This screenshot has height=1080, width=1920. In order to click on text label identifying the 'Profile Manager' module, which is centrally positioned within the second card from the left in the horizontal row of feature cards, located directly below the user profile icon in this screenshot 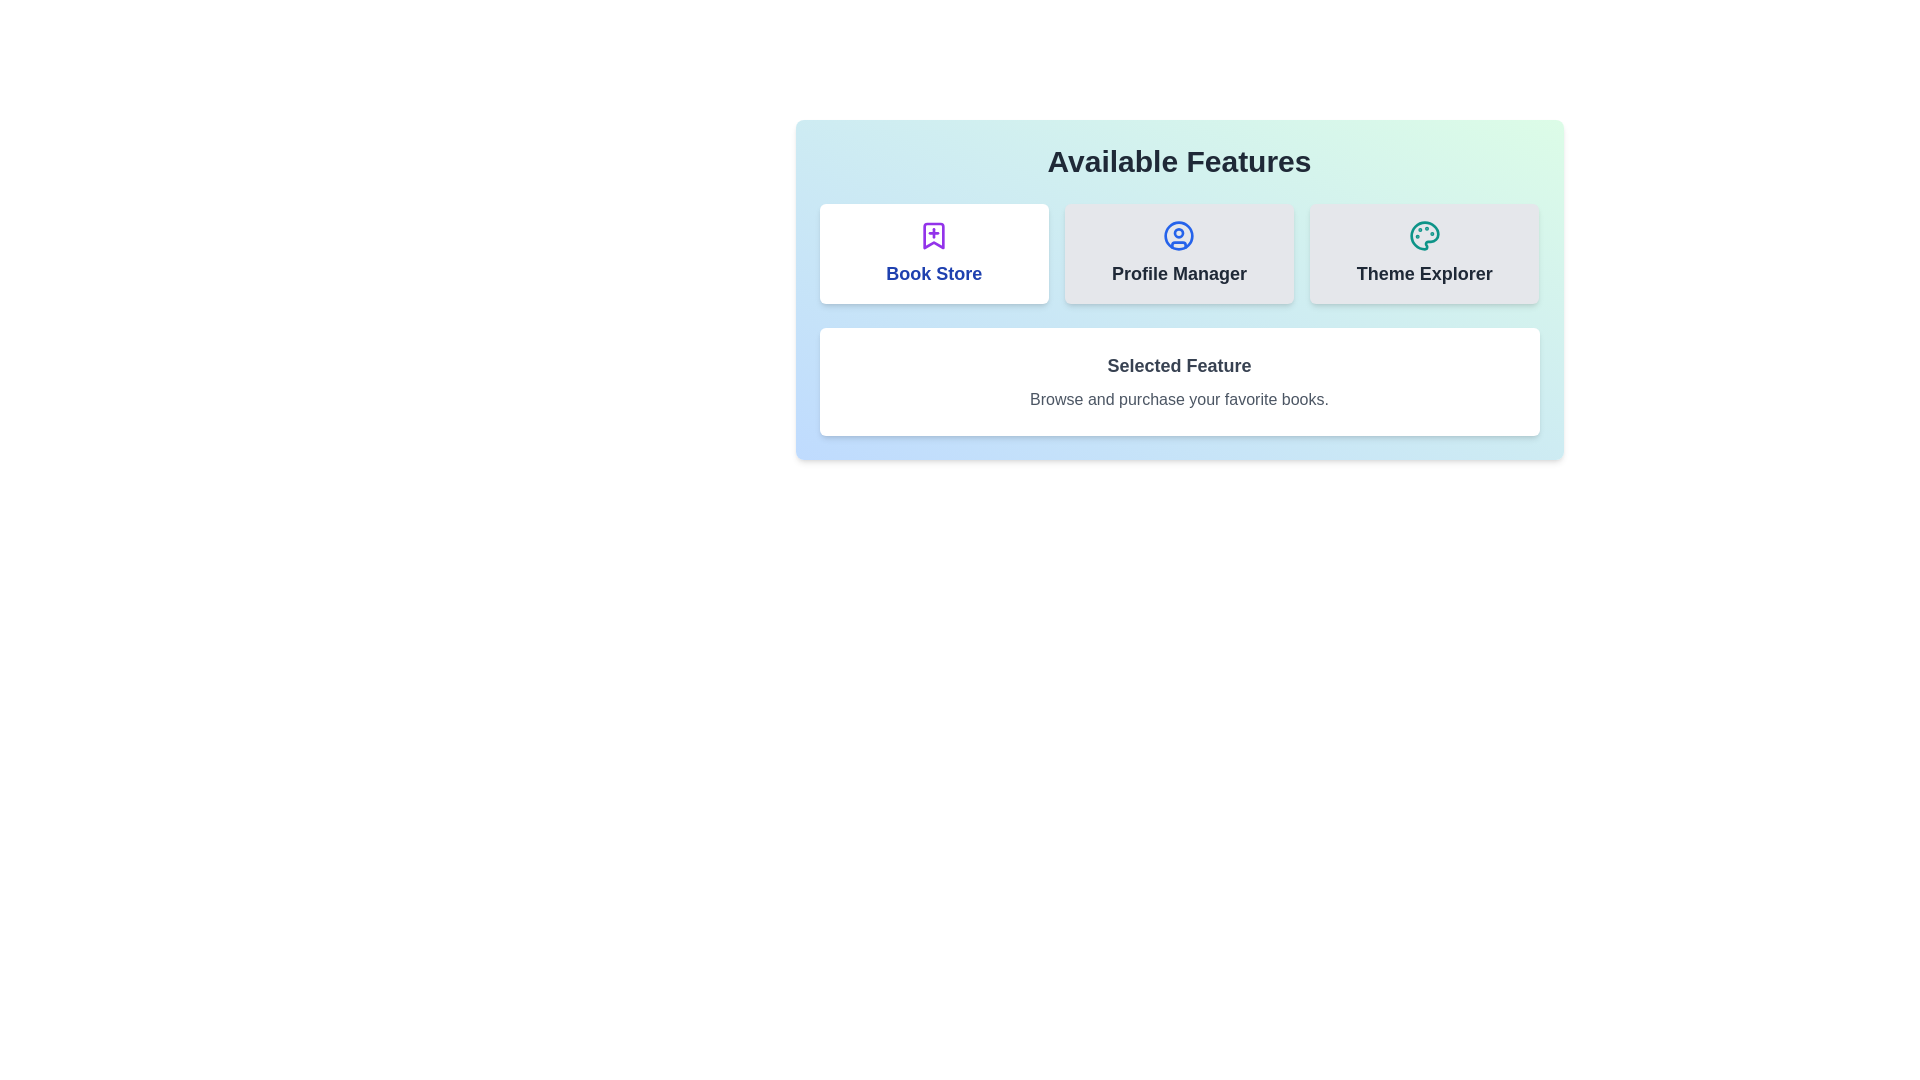, I will do `click(1179, 273)`.